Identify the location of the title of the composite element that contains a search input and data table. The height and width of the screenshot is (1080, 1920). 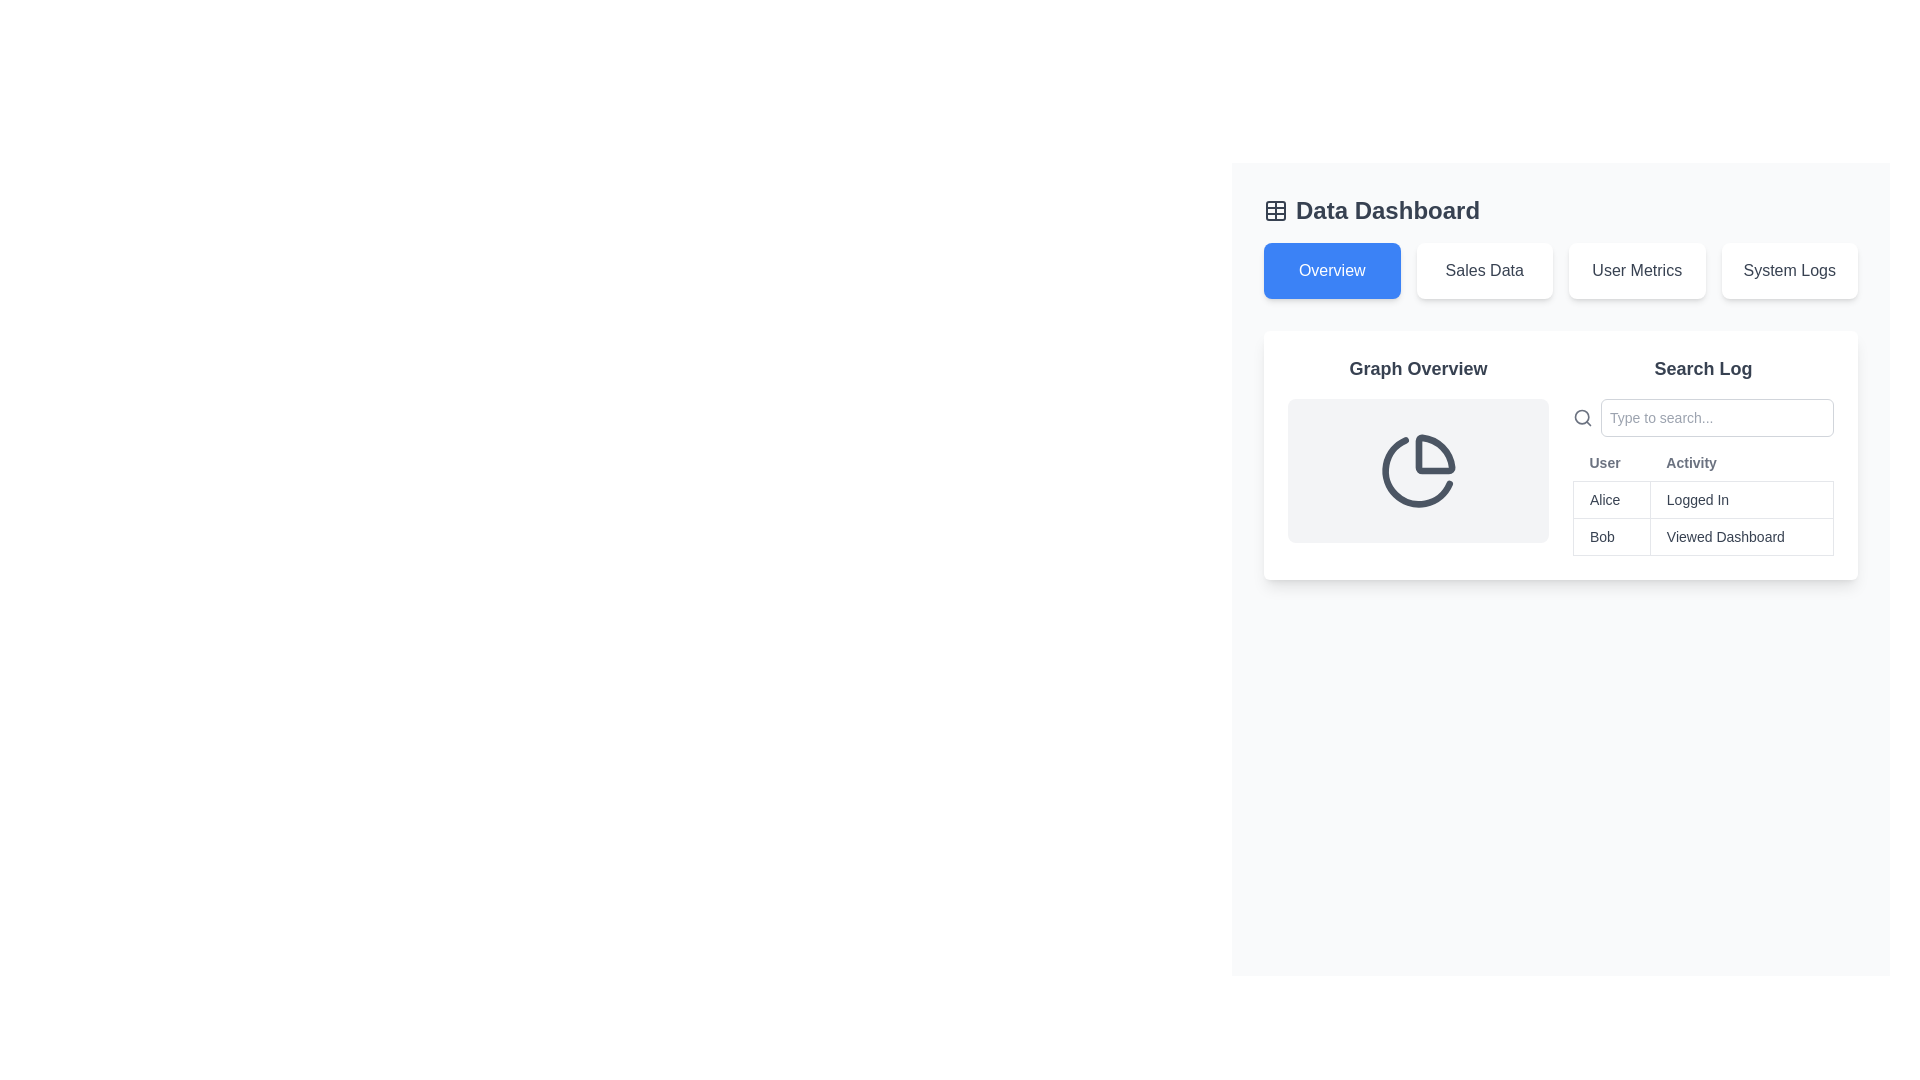
(1702, 455).